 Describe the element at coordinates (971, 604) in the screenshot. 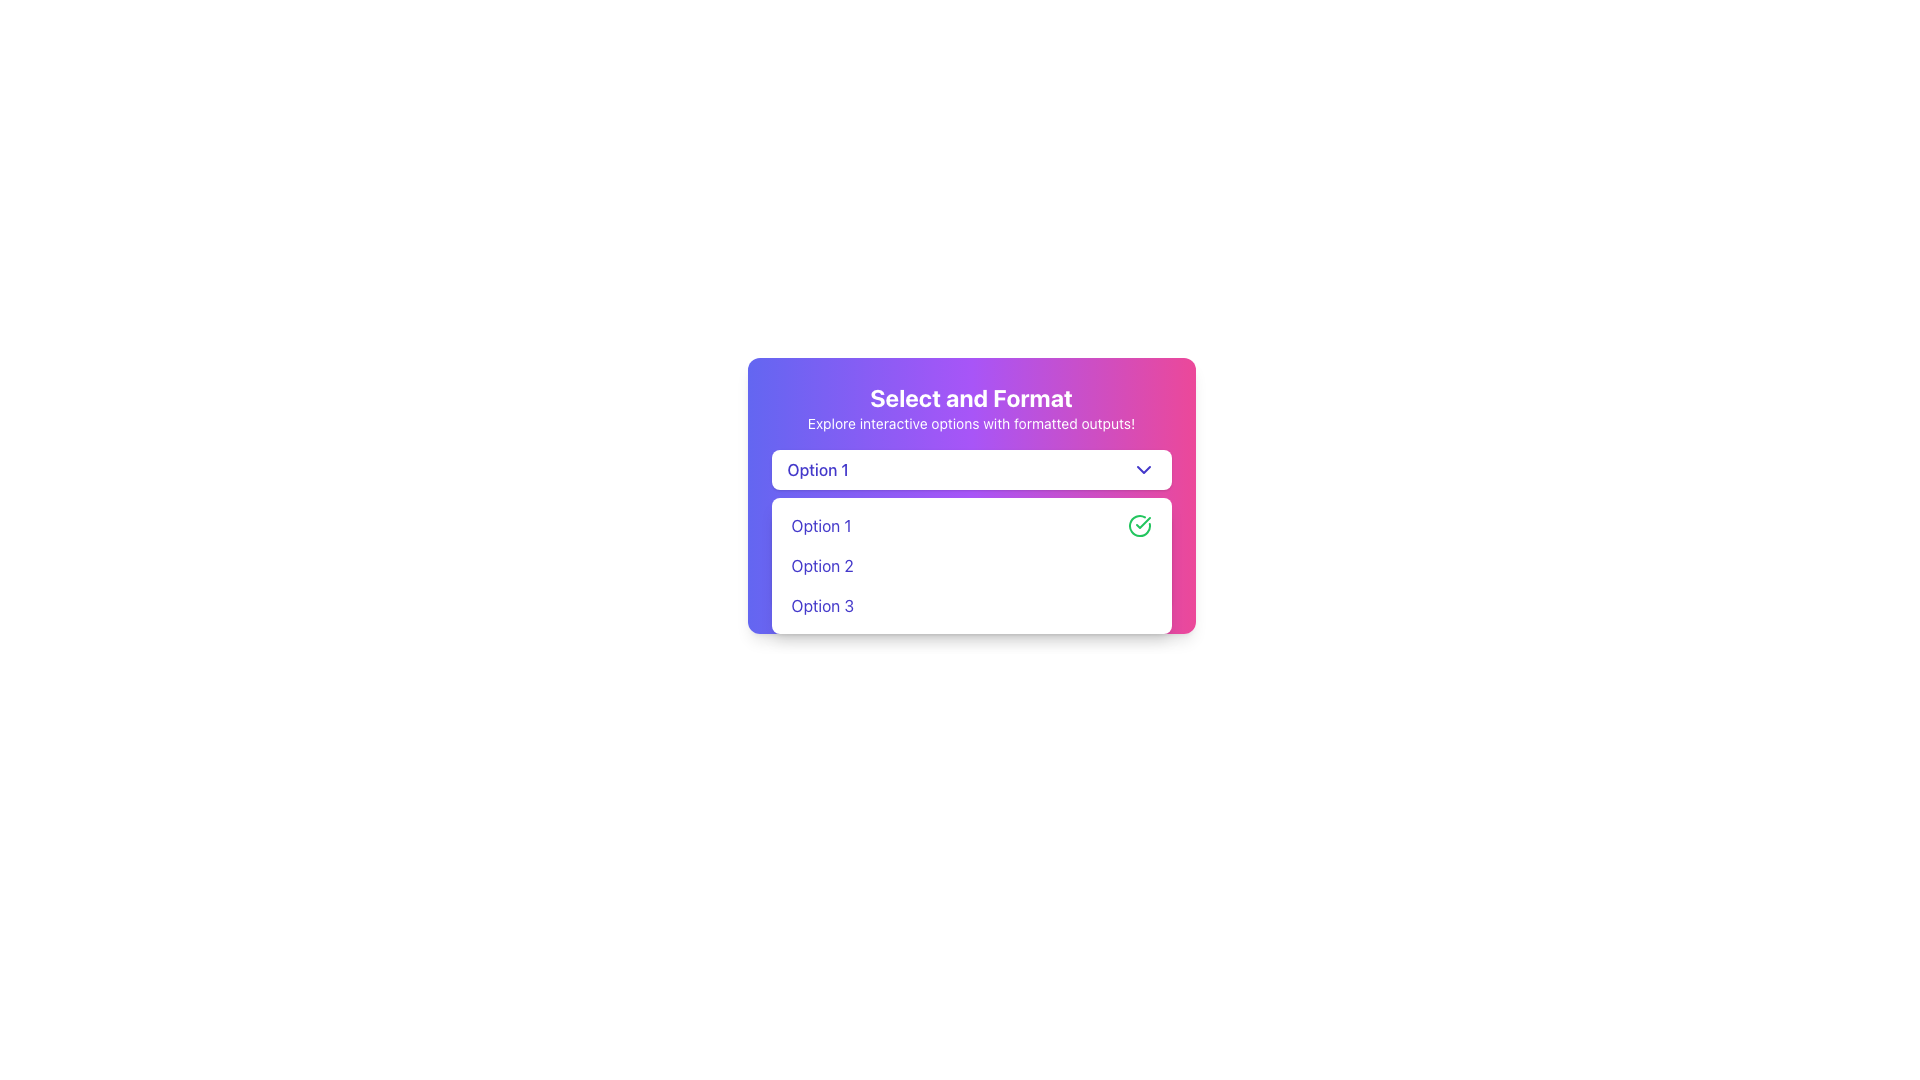

I see `the dropdown menu option labeled 'Option 3'` at that location.